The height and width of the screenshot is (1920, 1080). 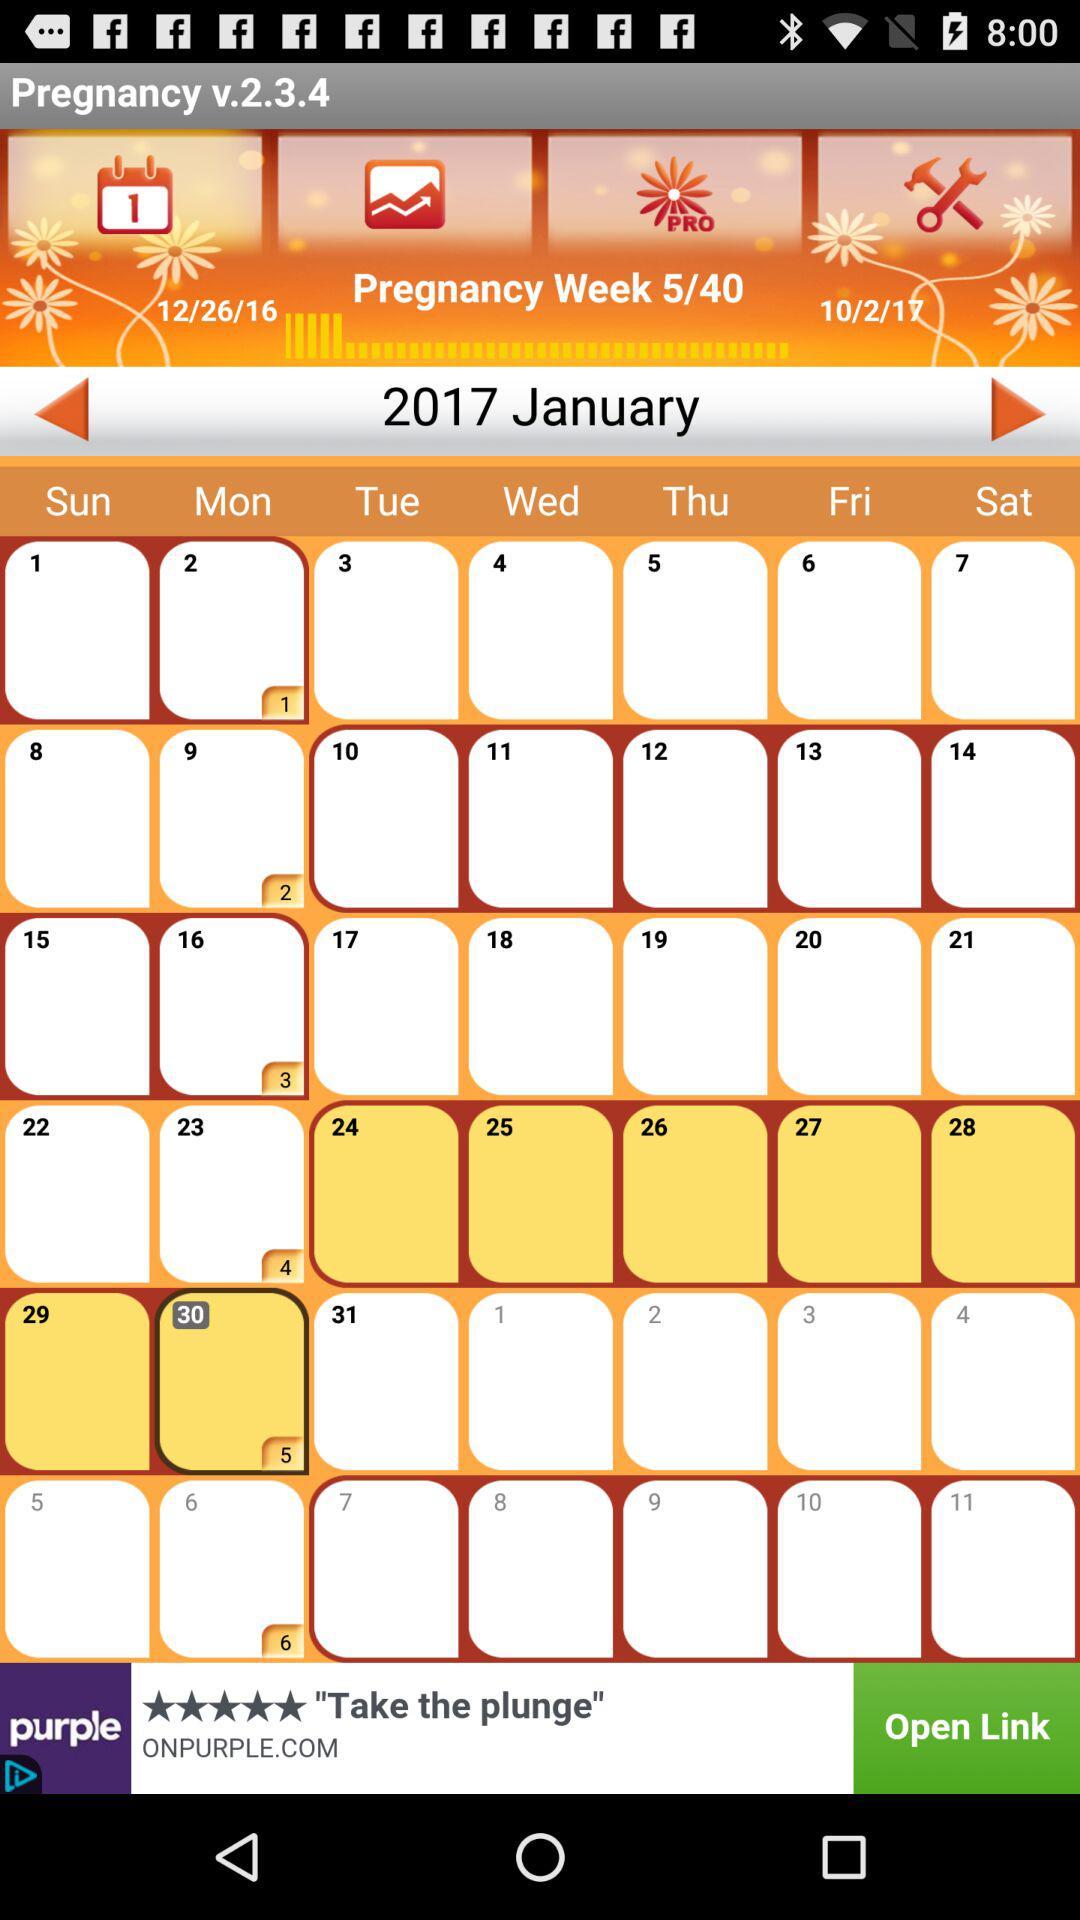 What do you see at coordinates (190, 410) in the screenshot?
I see `go back` at bounding box center [190, 410].